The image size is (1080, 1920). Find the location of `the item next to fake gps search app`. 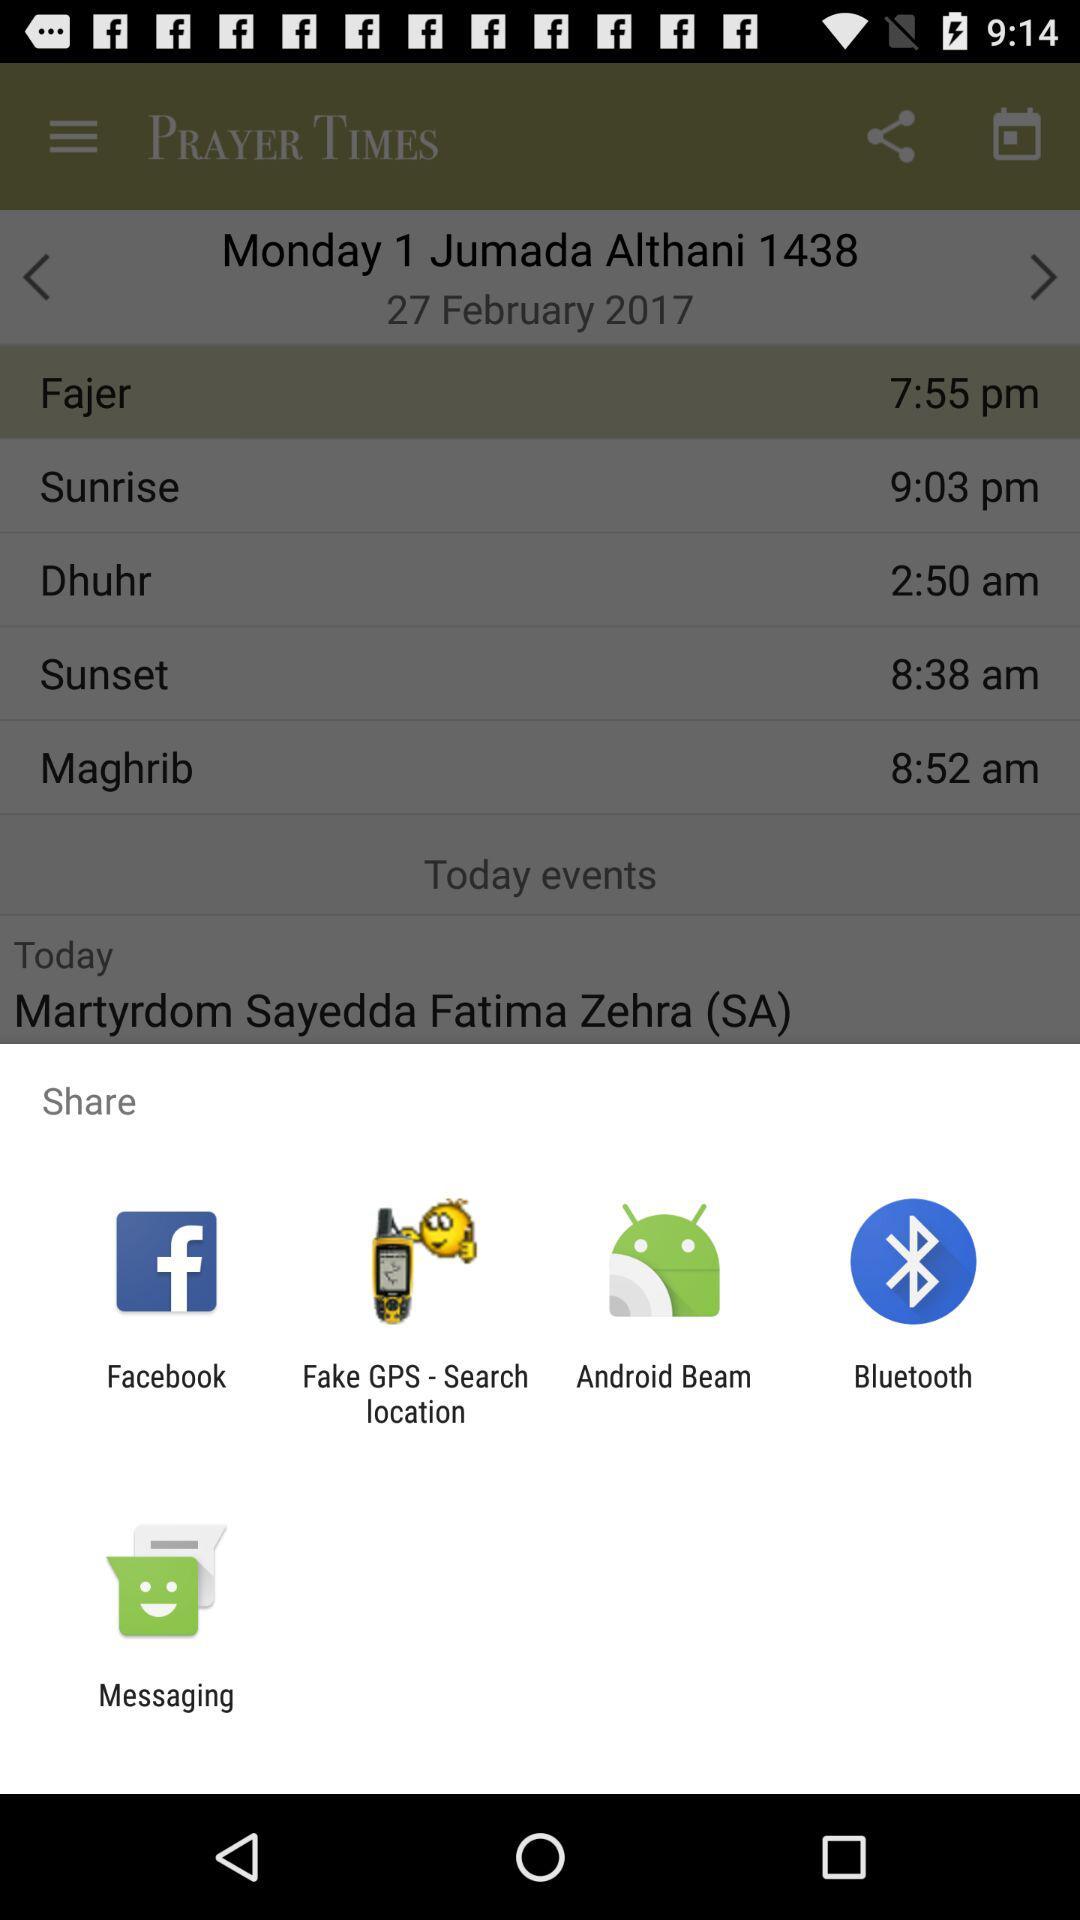

the item next to fake gps search app is located at coordinates (664, 1392).